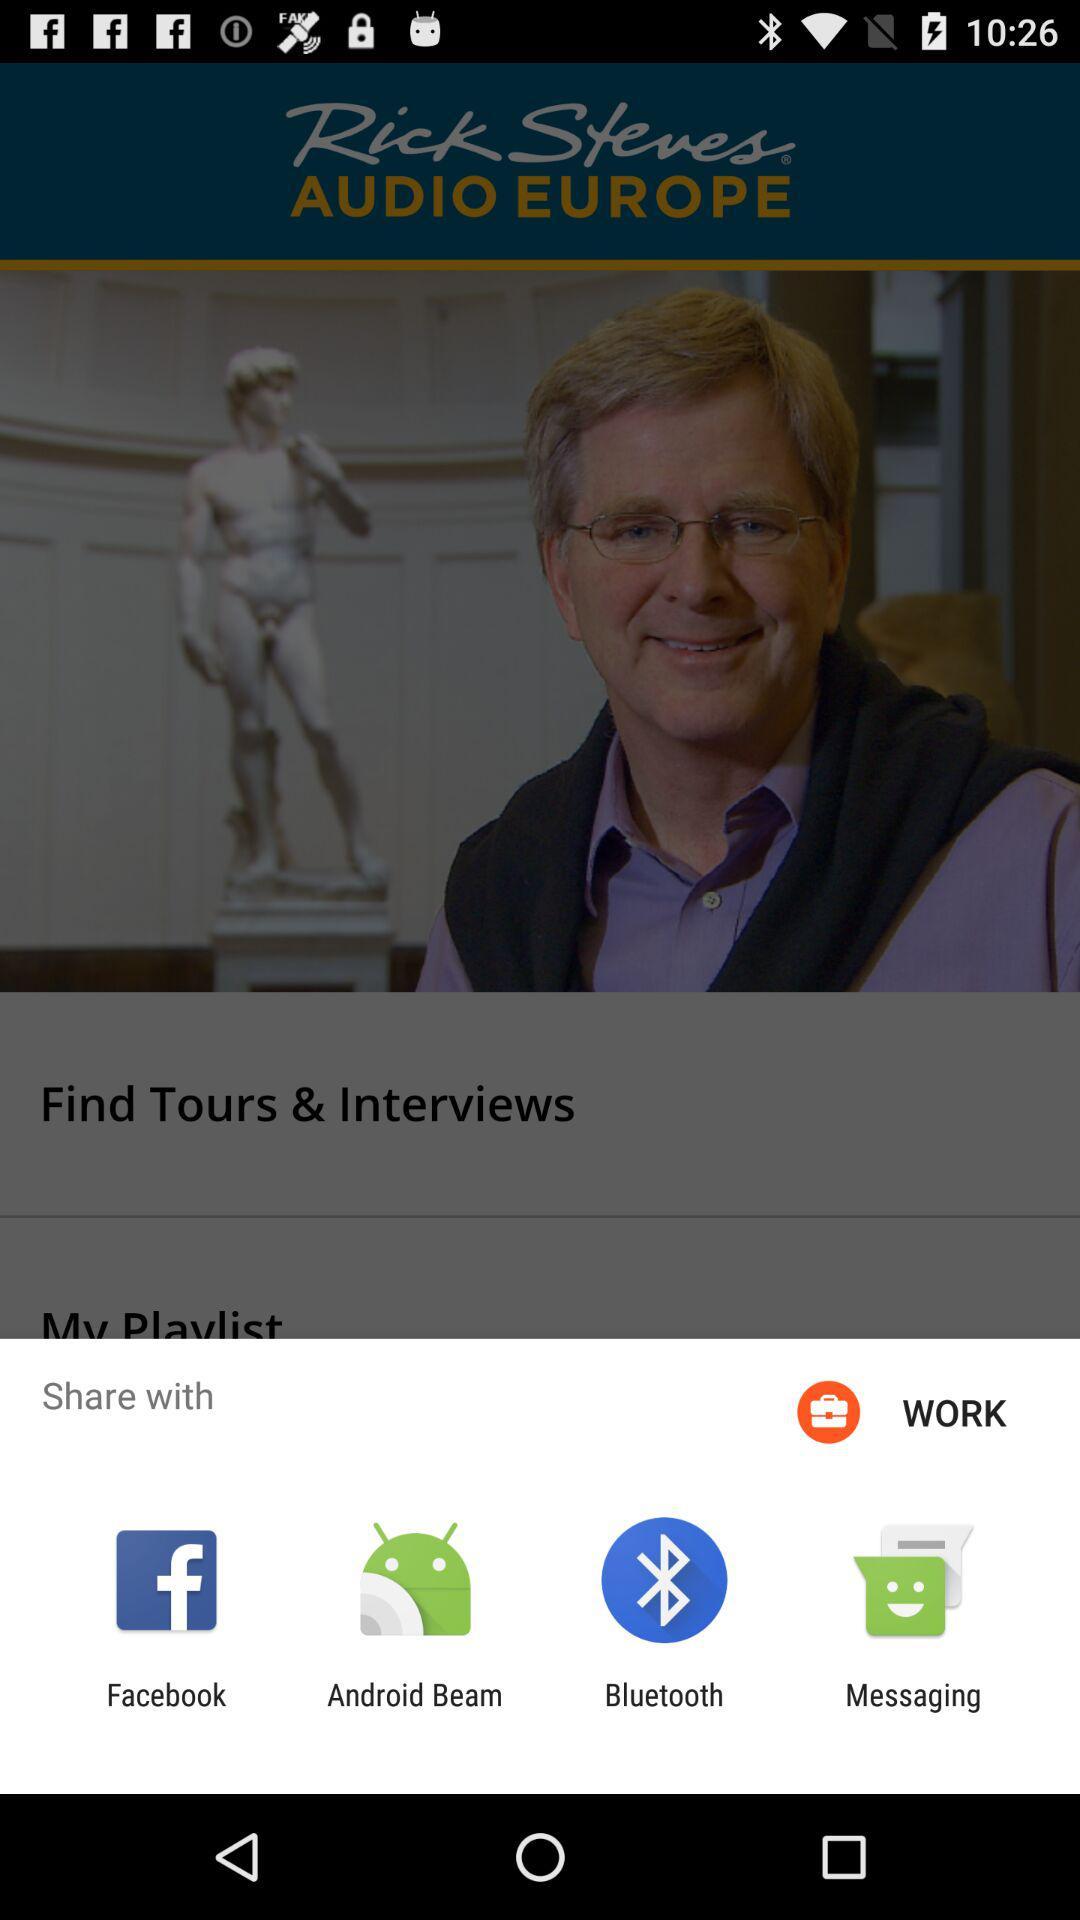 The width and height of the screenshot is (1080, 1920). What do you see at coordinates (414, 1711) in the screenshot?
I see `icon next to the facebook` at bounding box center [414, 1711].